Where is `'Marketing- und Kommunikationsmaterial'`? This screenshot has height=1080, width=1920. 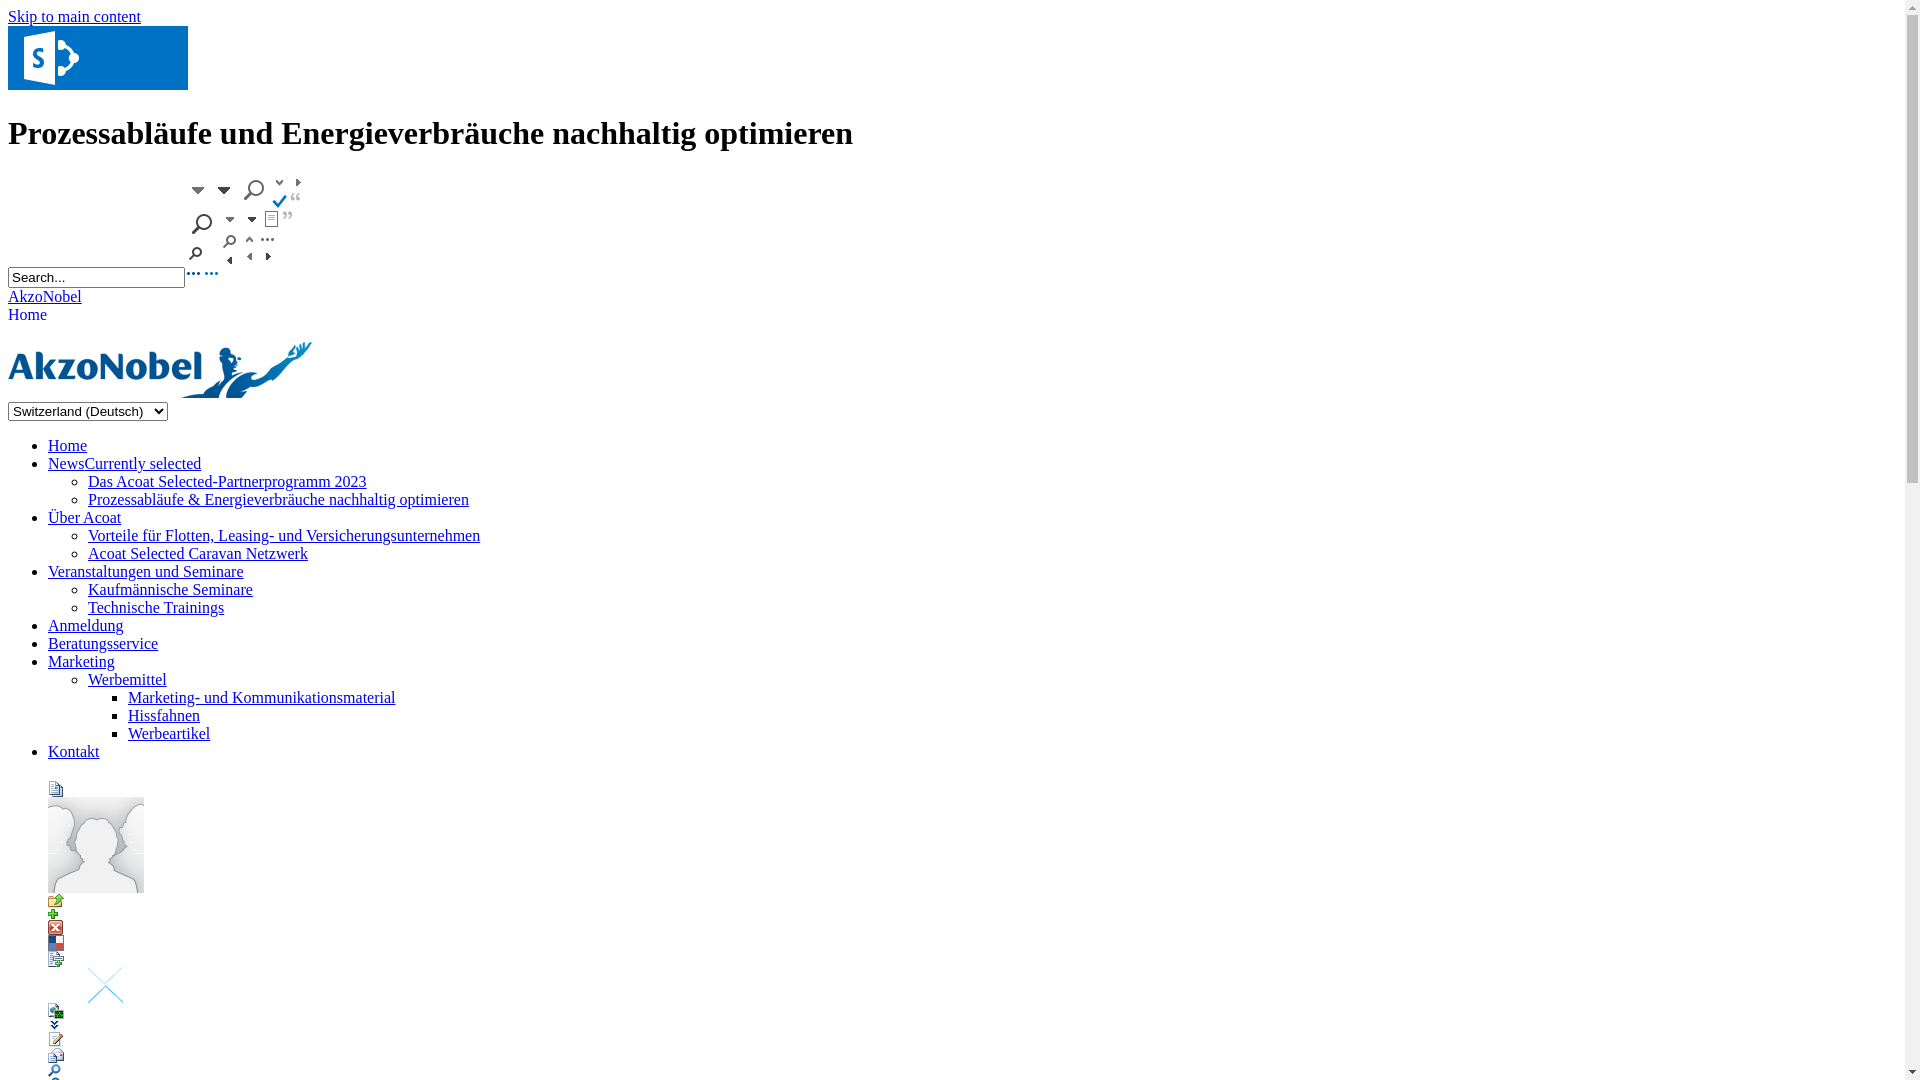
'Marketing- und Kommunikationsmaterial' is located at coordinates (261, 696).